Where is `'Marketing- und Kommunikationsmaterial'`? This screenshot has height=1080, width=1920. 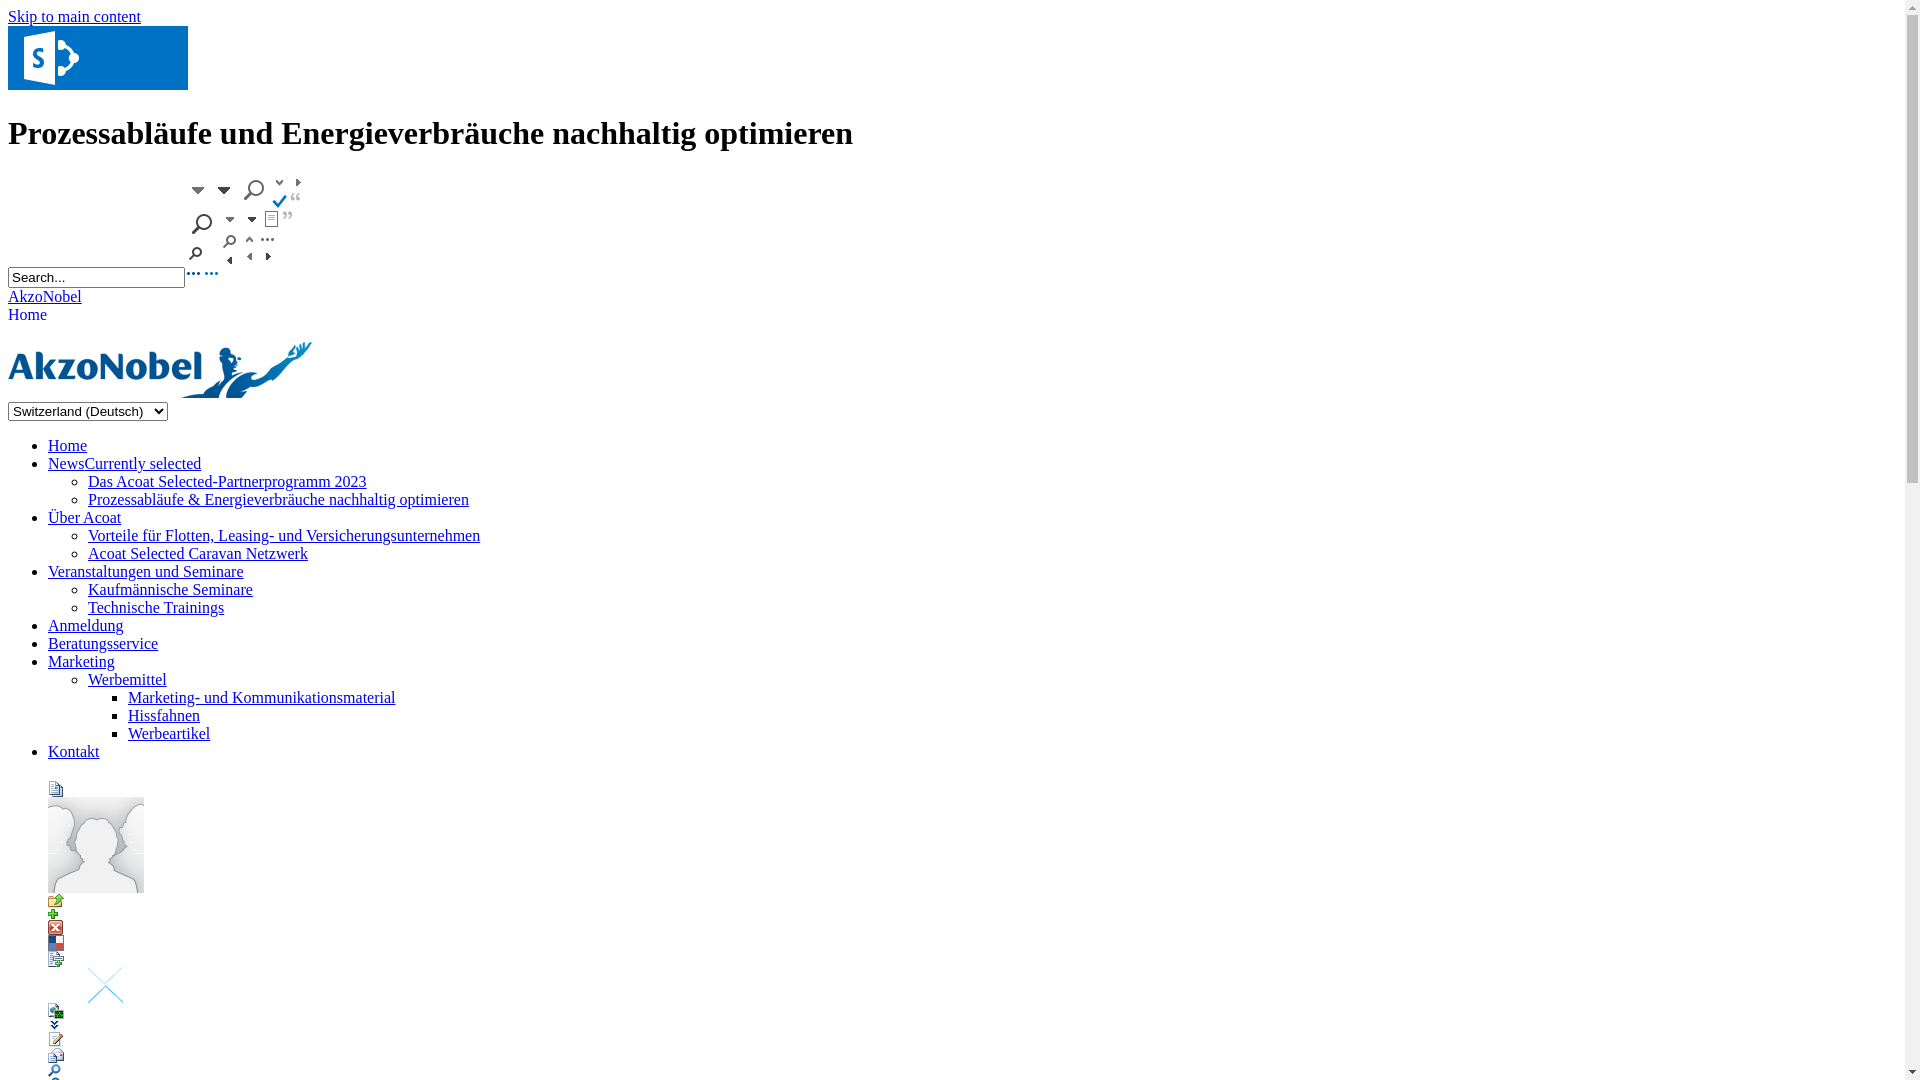
'Marketing- und Kommunikationsmaterial' is located at coordinates (261, 696).